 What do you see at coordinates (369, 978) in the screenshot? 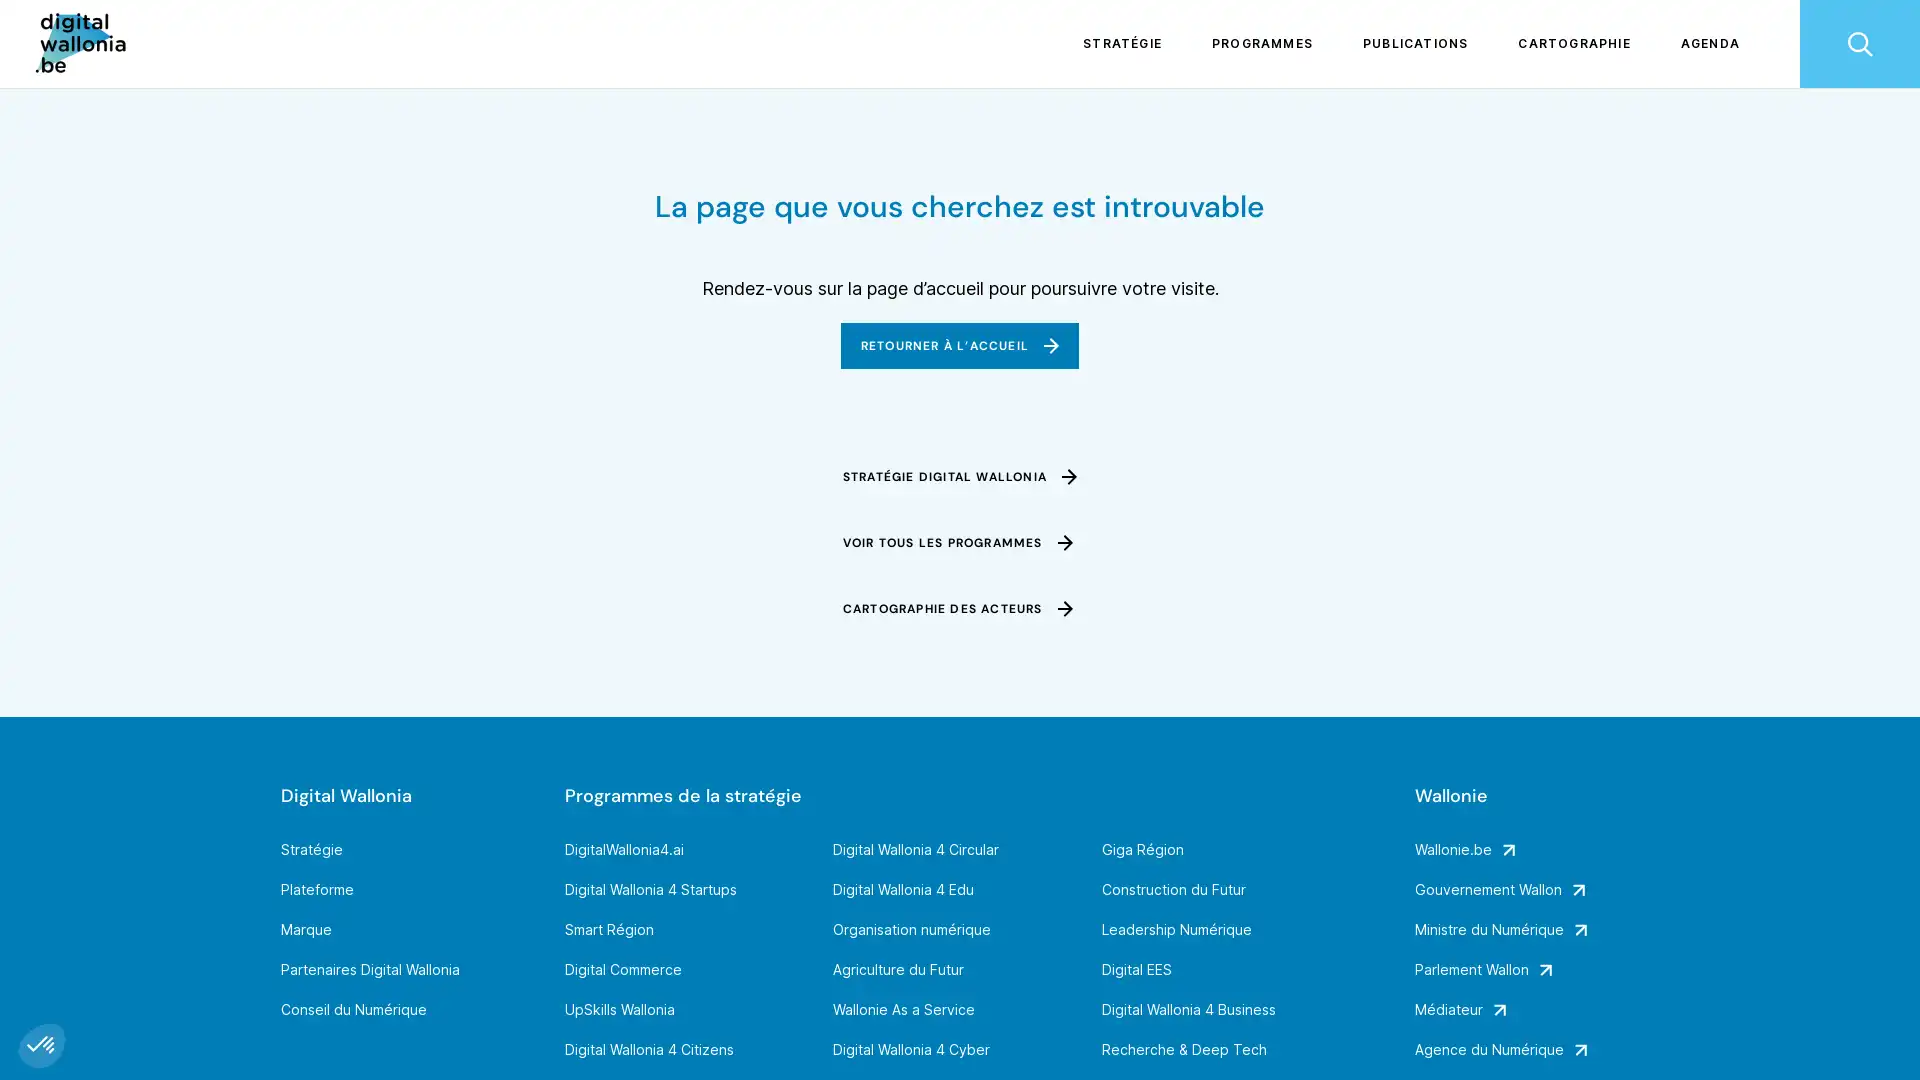
I see `OK pour moi` at bounding box center [369, 978].